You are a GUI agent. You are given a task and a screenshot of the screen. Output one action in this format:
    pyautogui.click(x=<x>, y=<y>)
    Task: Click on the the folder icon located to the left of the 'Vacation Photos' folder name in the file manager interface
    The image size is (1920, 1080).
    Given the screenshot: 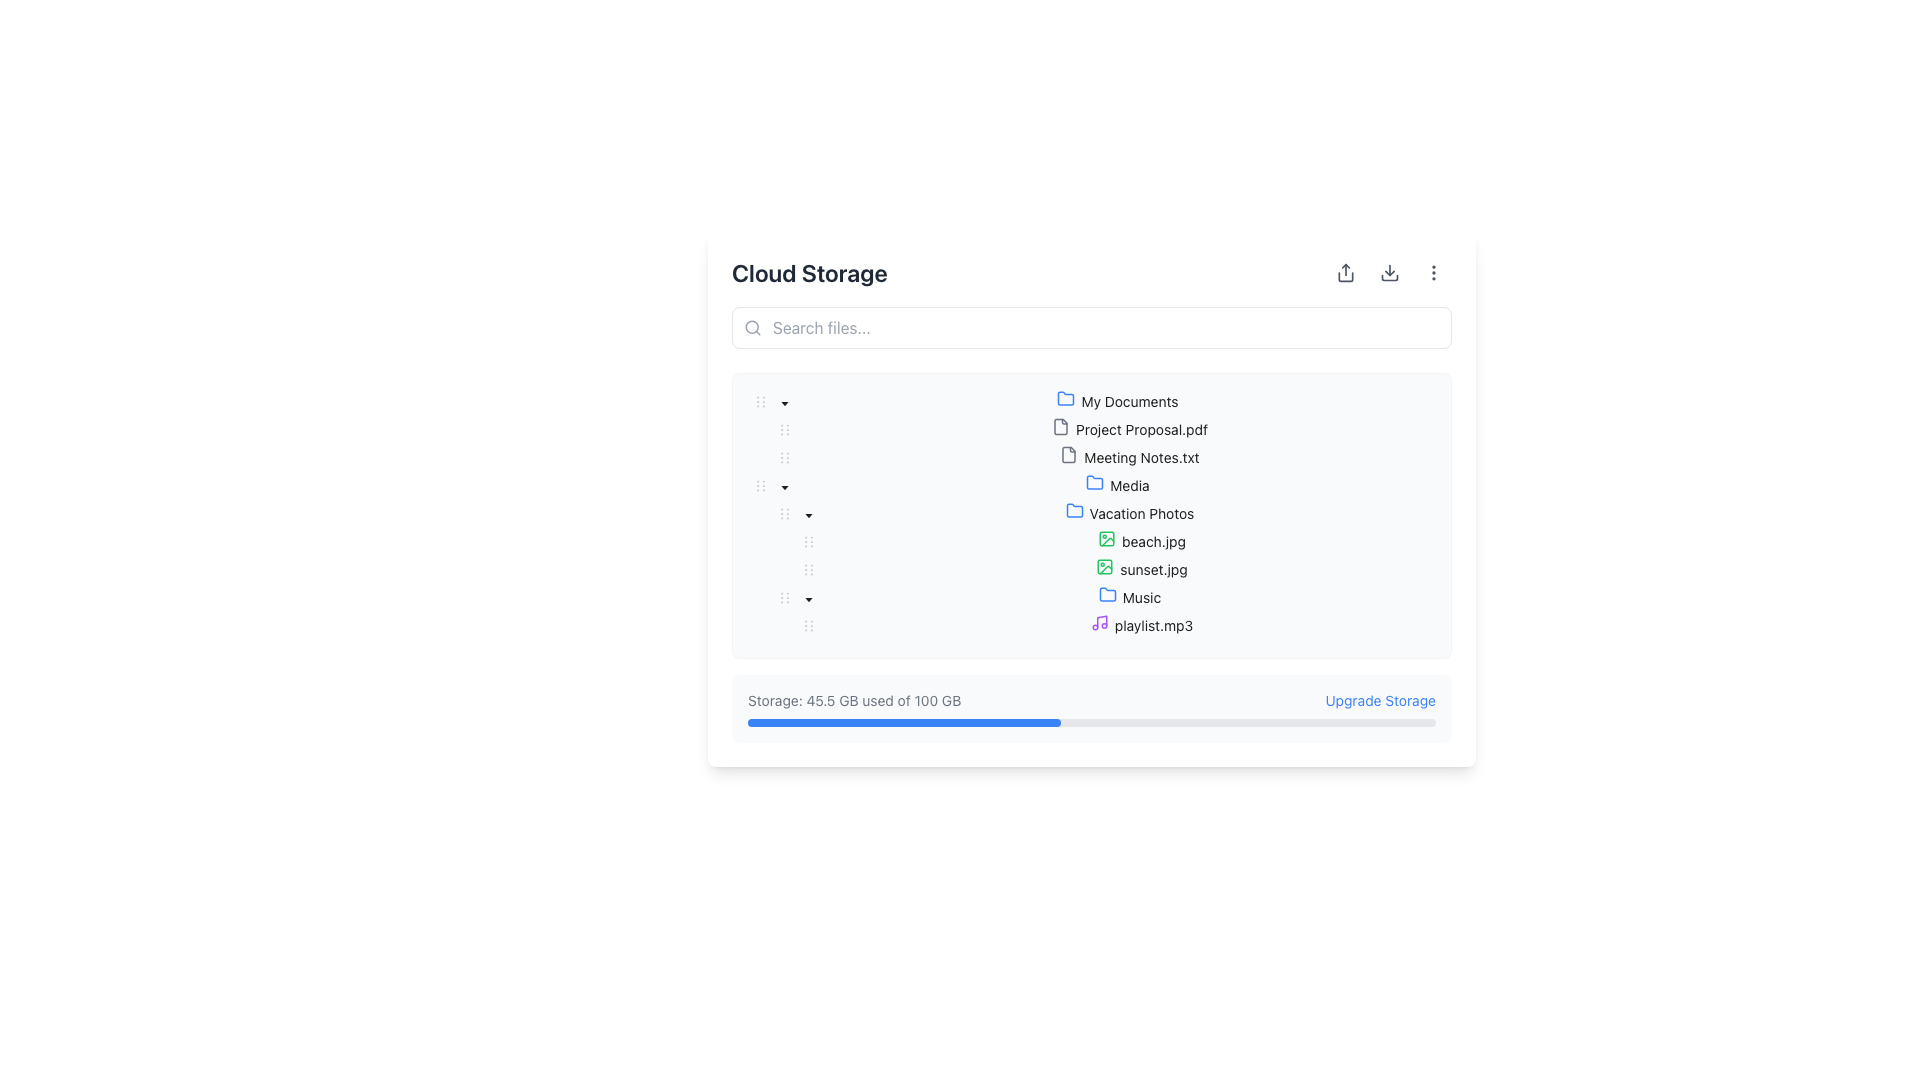 What is the action you would take?
    pyautogui.click(x=1073, y=509)
    